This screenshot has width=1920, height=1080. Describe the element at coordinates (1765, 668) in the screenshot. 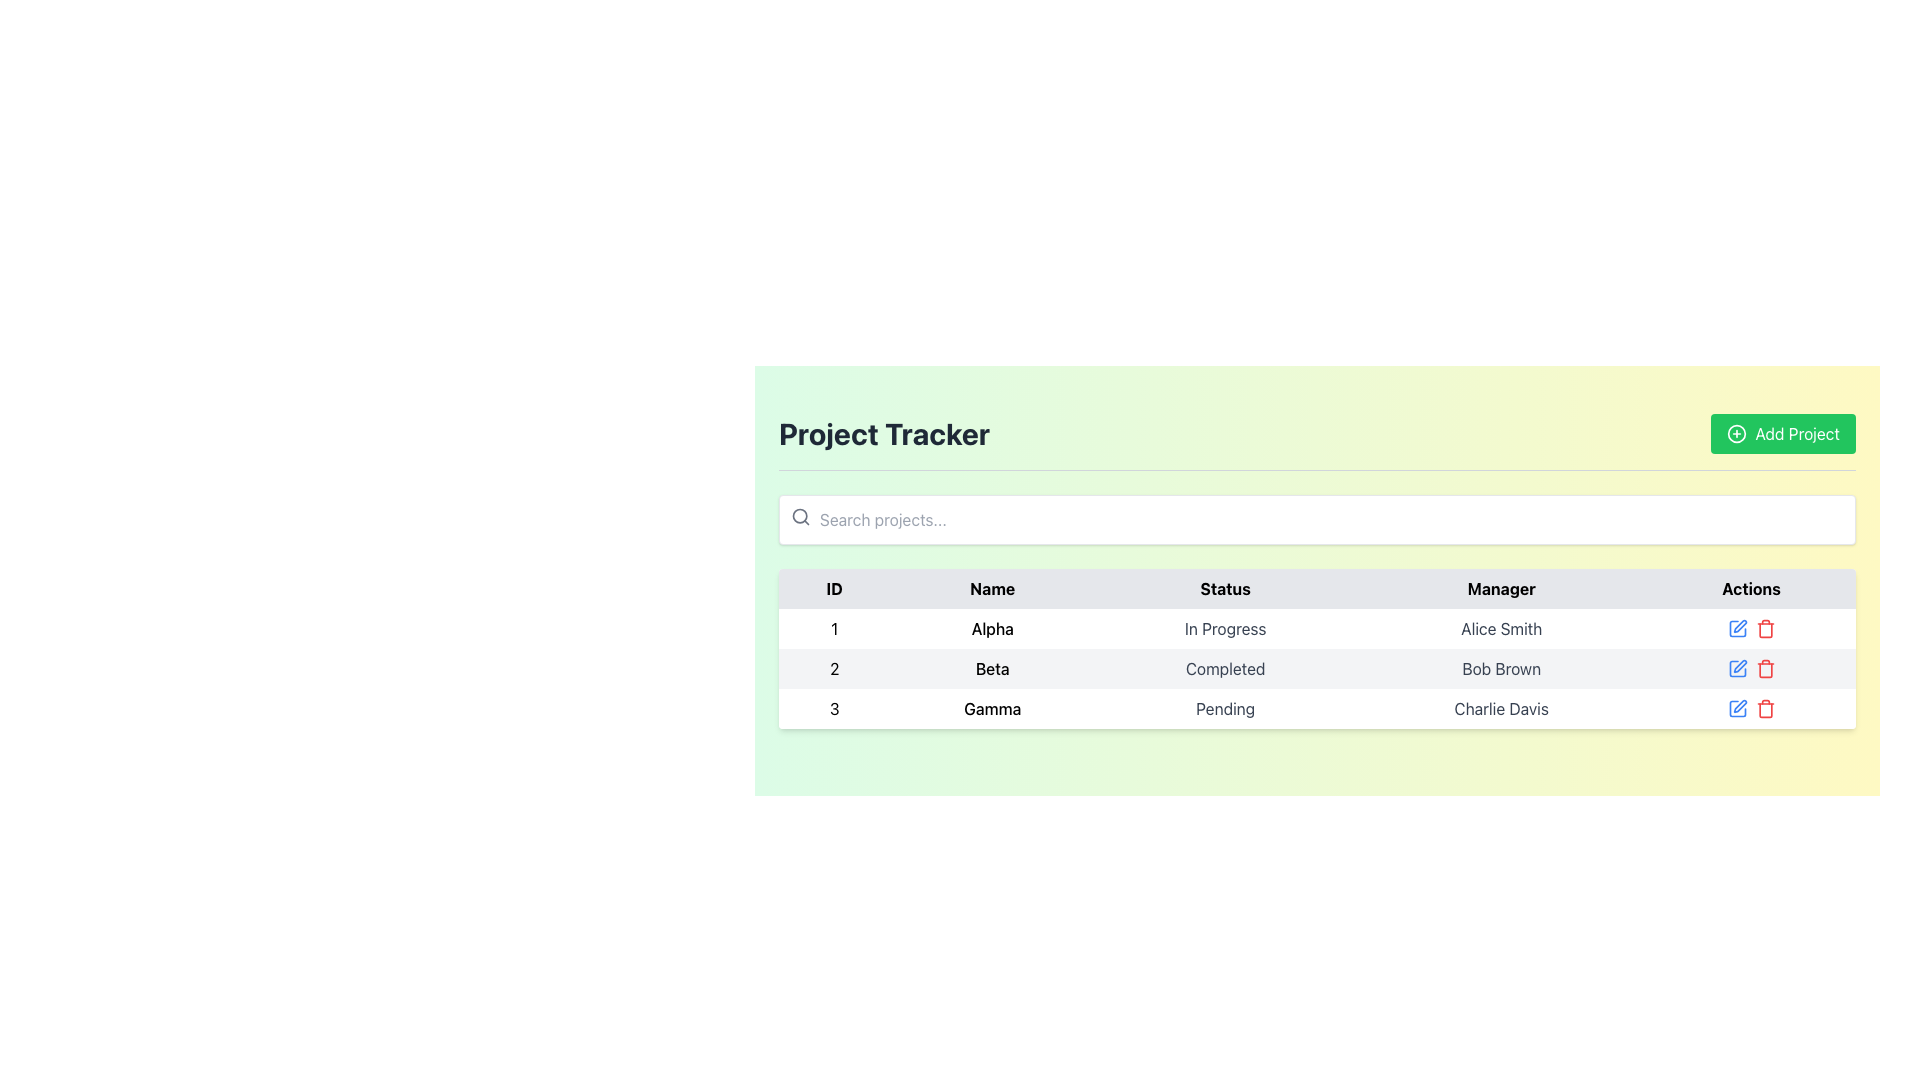

I see `the red-colored trash can icon button in the 'Actions' column of the second row` at that location.